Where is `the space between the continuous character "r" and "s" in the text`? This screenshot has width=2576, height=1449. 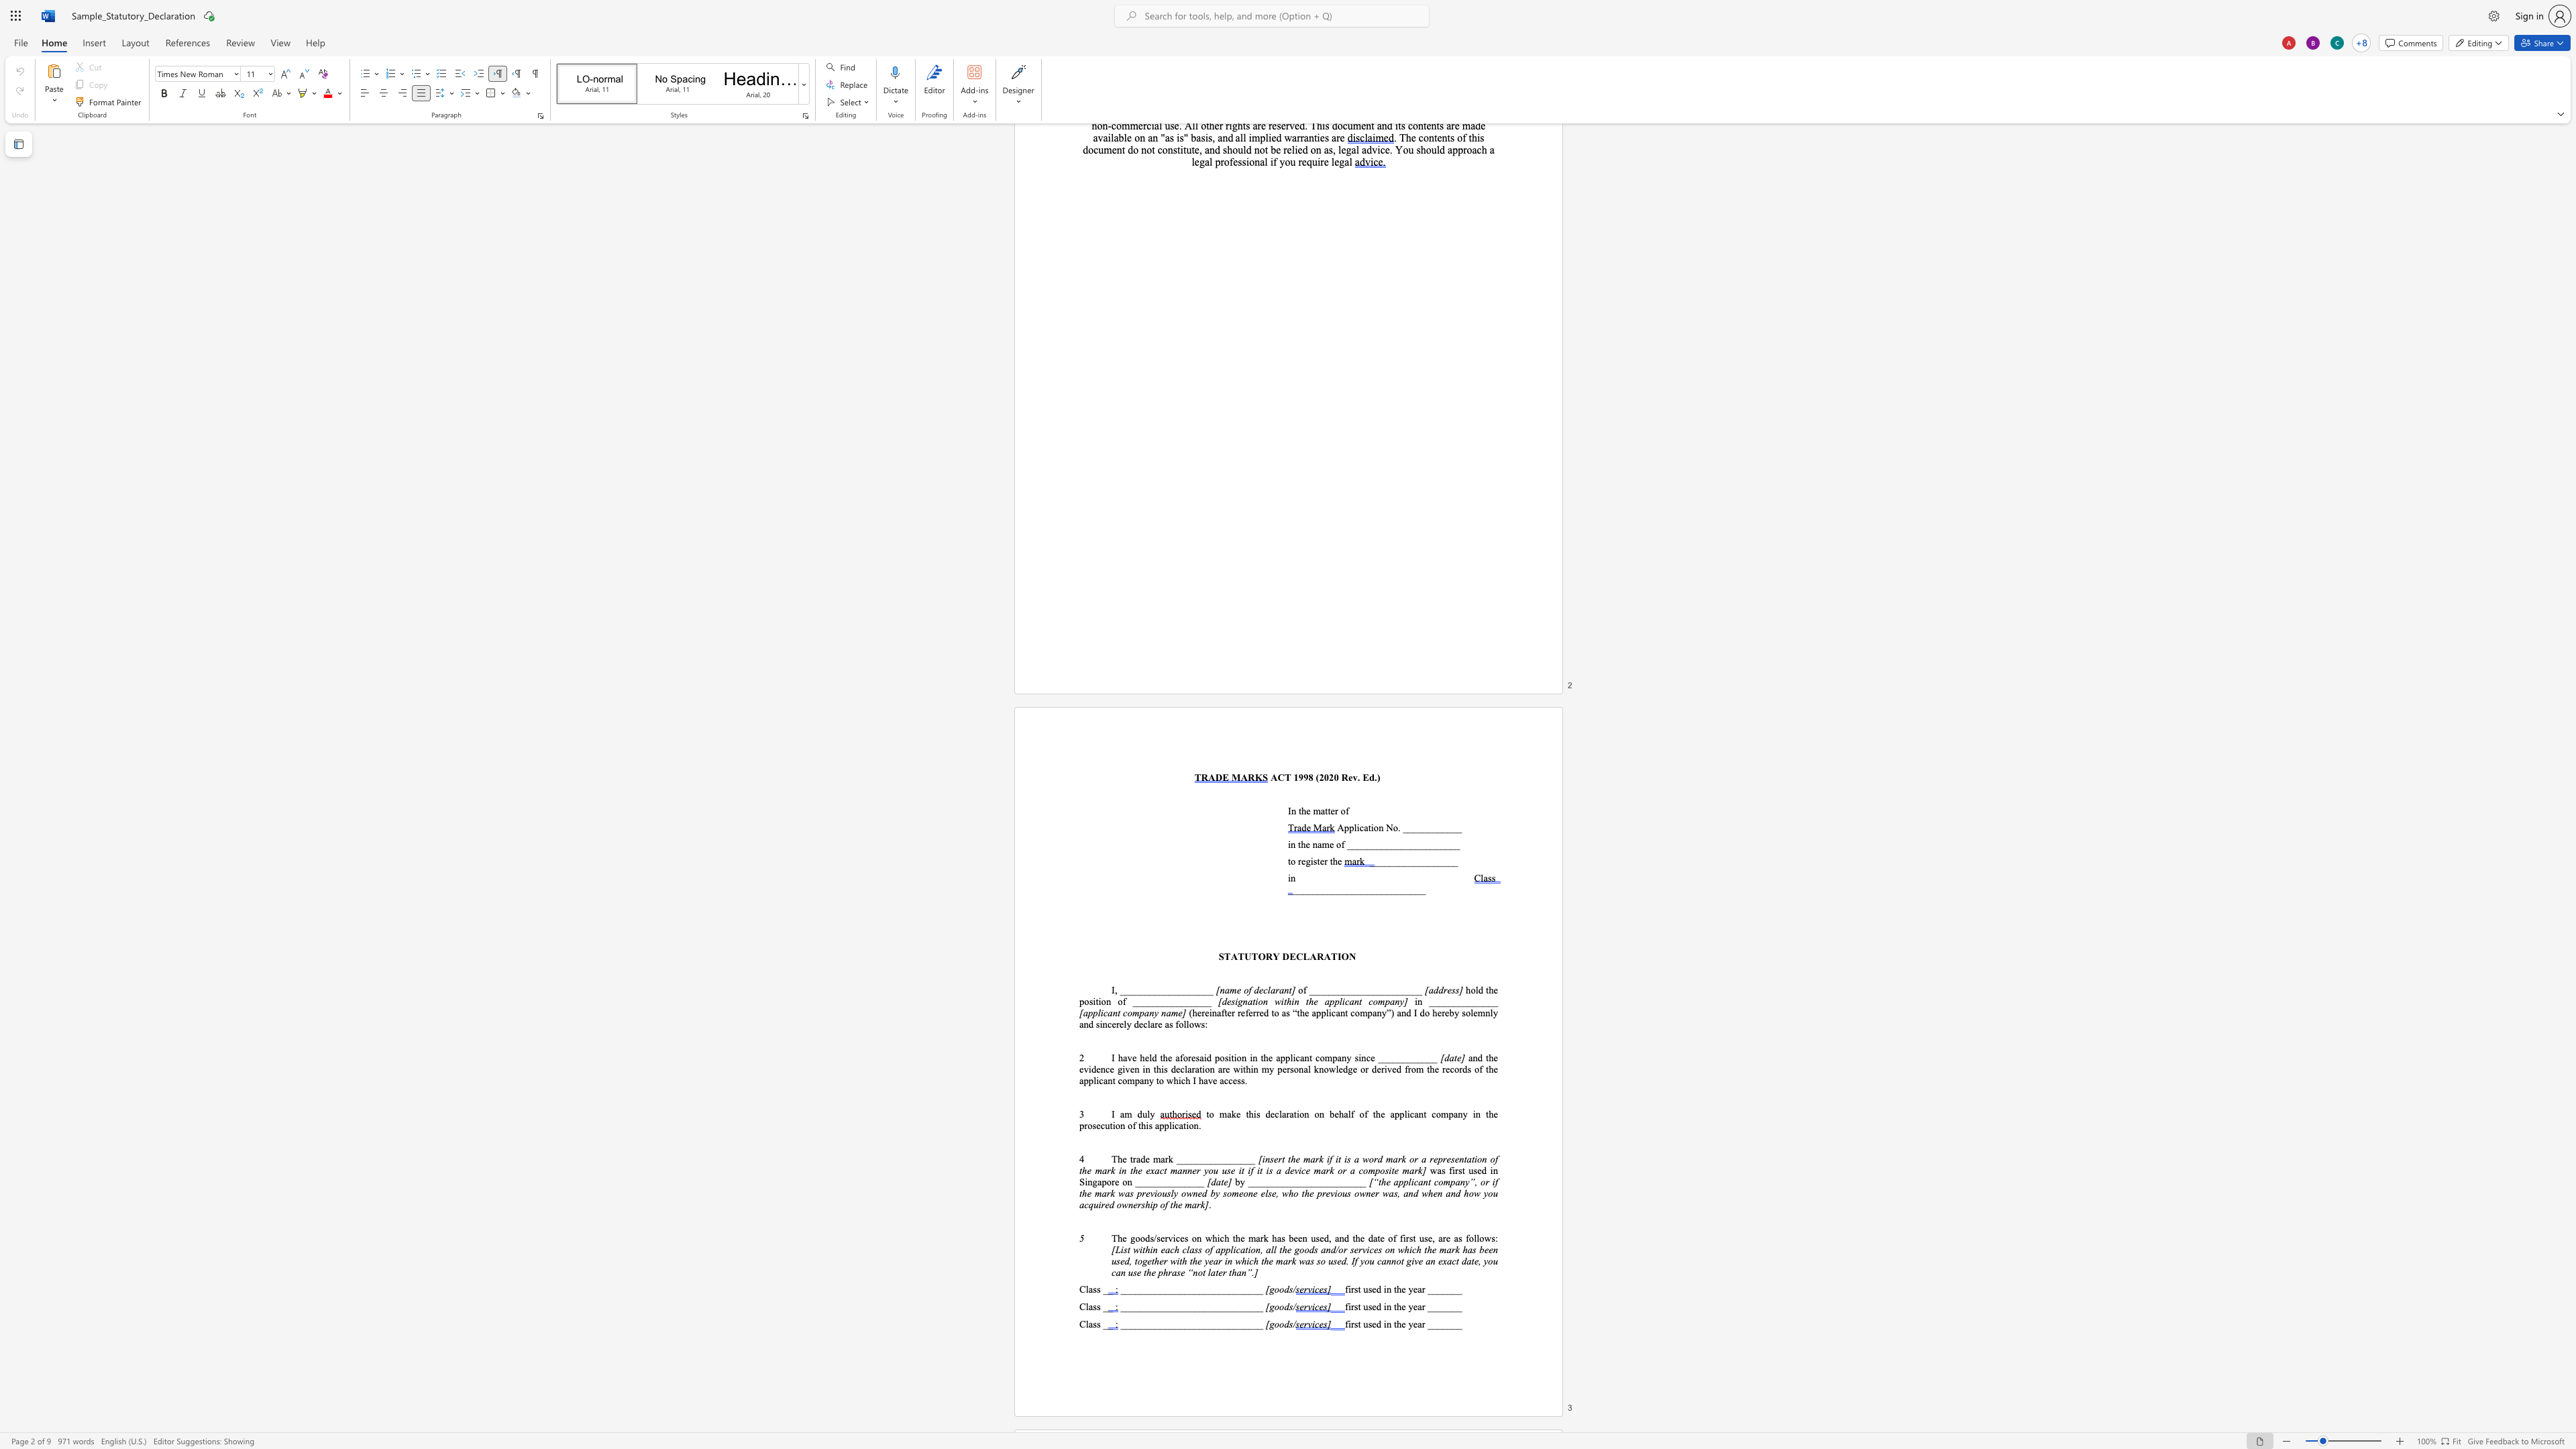
the space between the continuous character "r" and "s" in the text is located at coordinates (1353, 1306).